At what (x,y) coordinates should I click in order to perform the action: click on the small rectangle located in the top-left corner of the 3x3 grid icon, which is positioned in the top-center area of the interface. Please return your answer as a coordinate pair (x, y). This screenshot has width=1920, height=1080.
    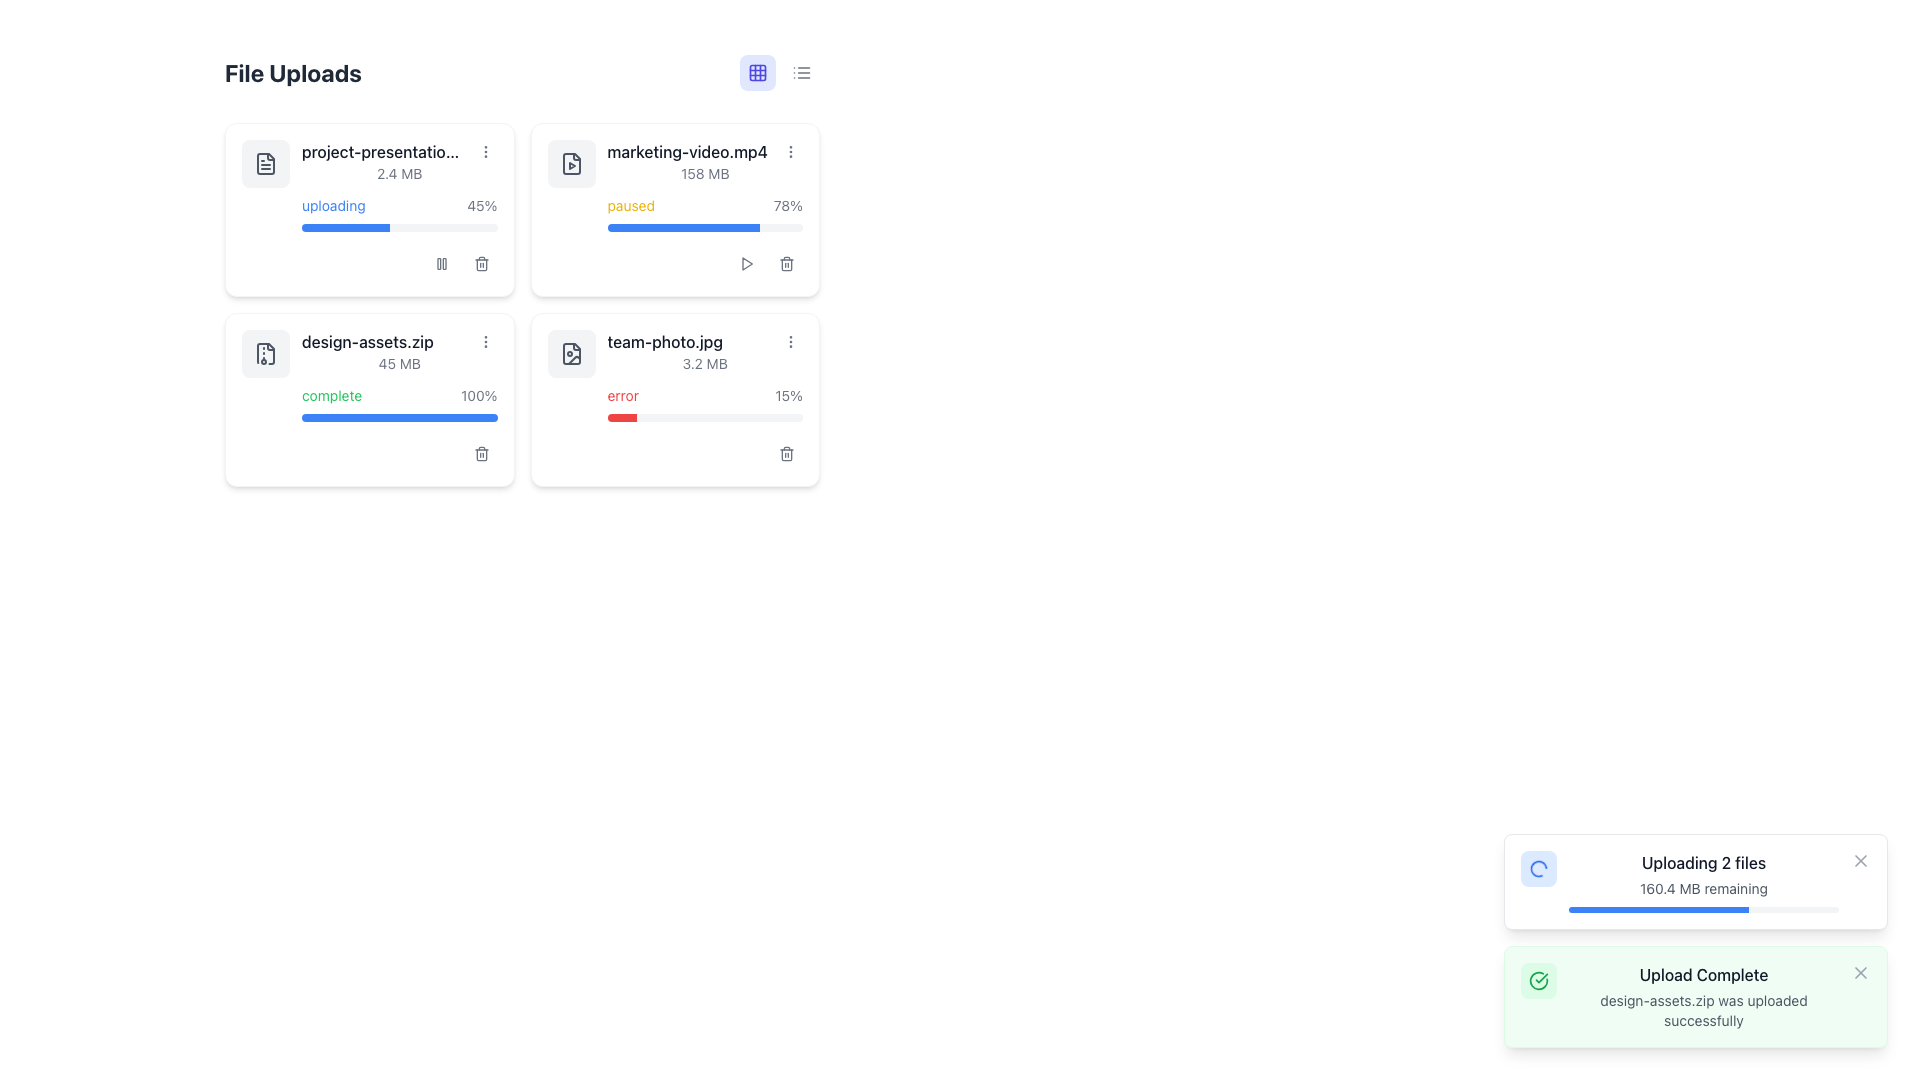
    Looking at the image, I should click on (757, 72).